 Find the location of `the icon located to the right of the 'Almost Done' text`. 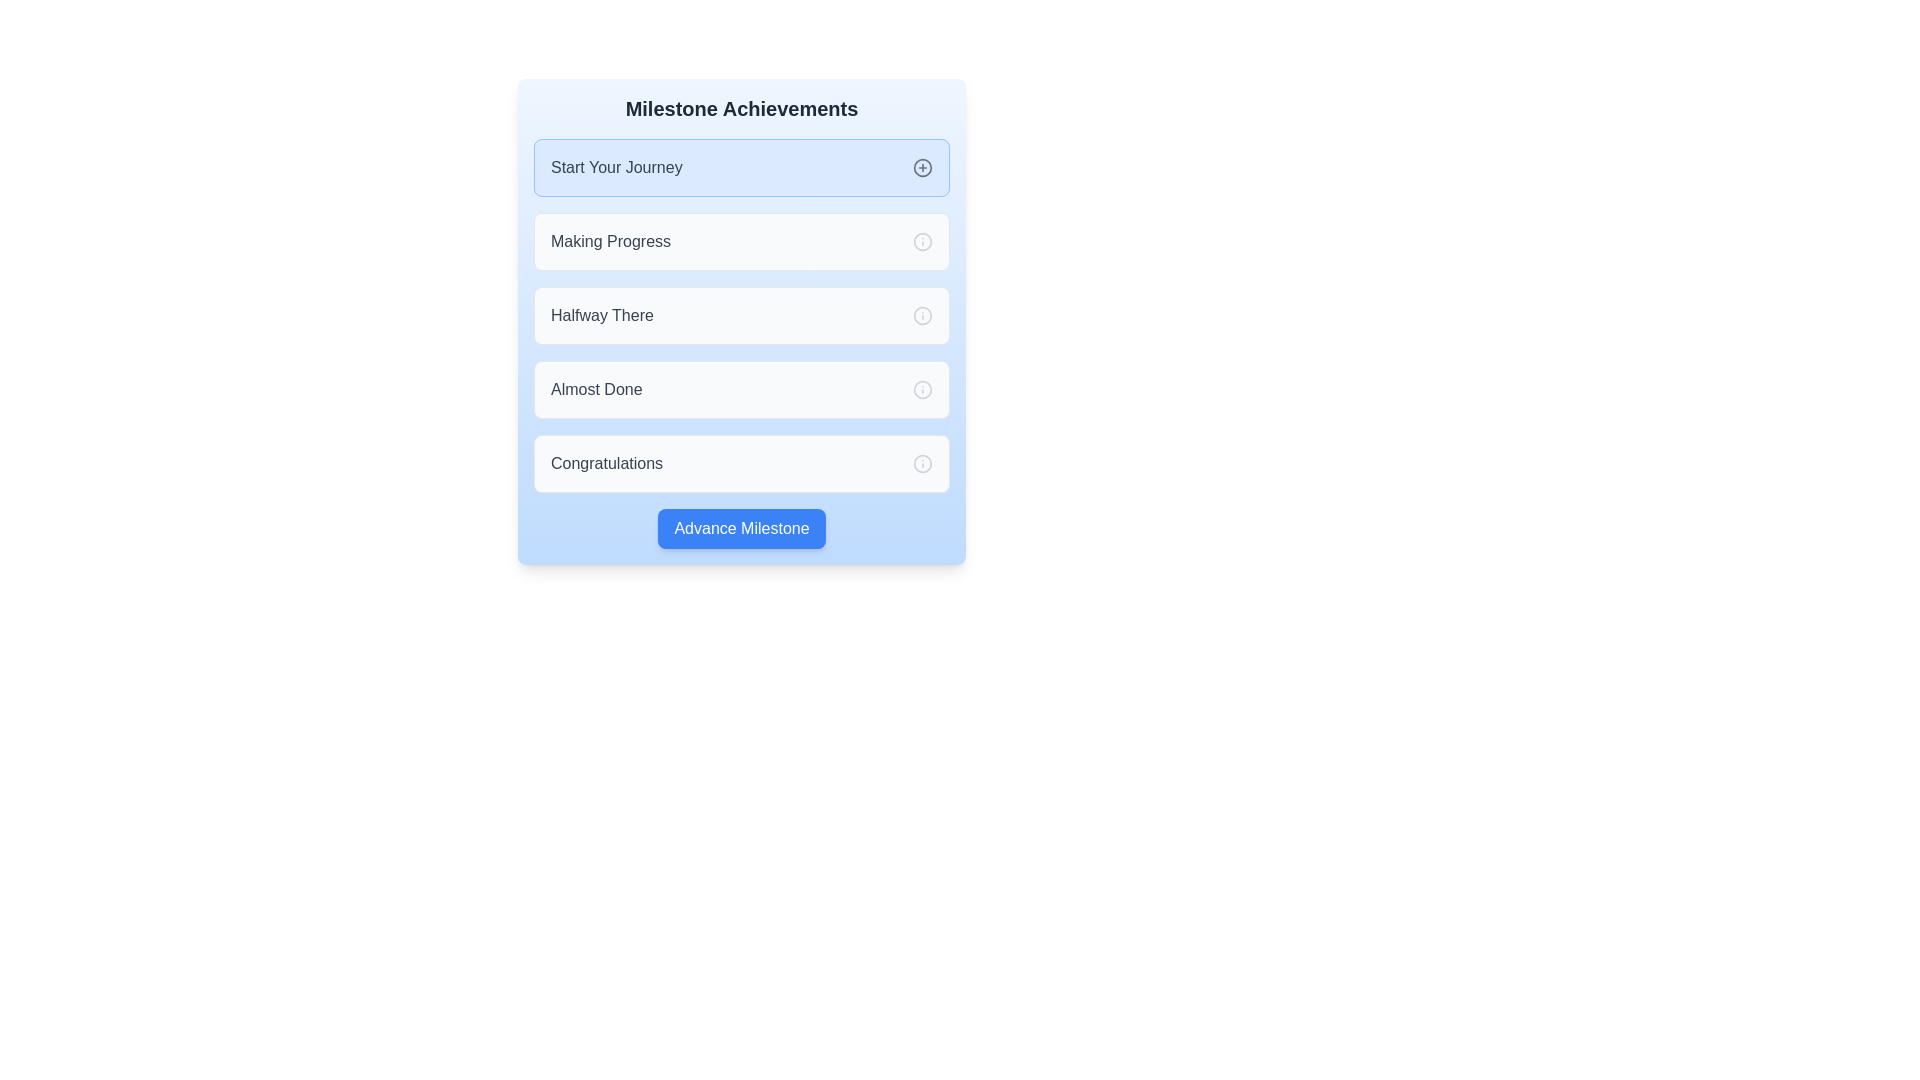

the icon located to the right of the 'Almost Done' text is located at coordinates (921, 389).